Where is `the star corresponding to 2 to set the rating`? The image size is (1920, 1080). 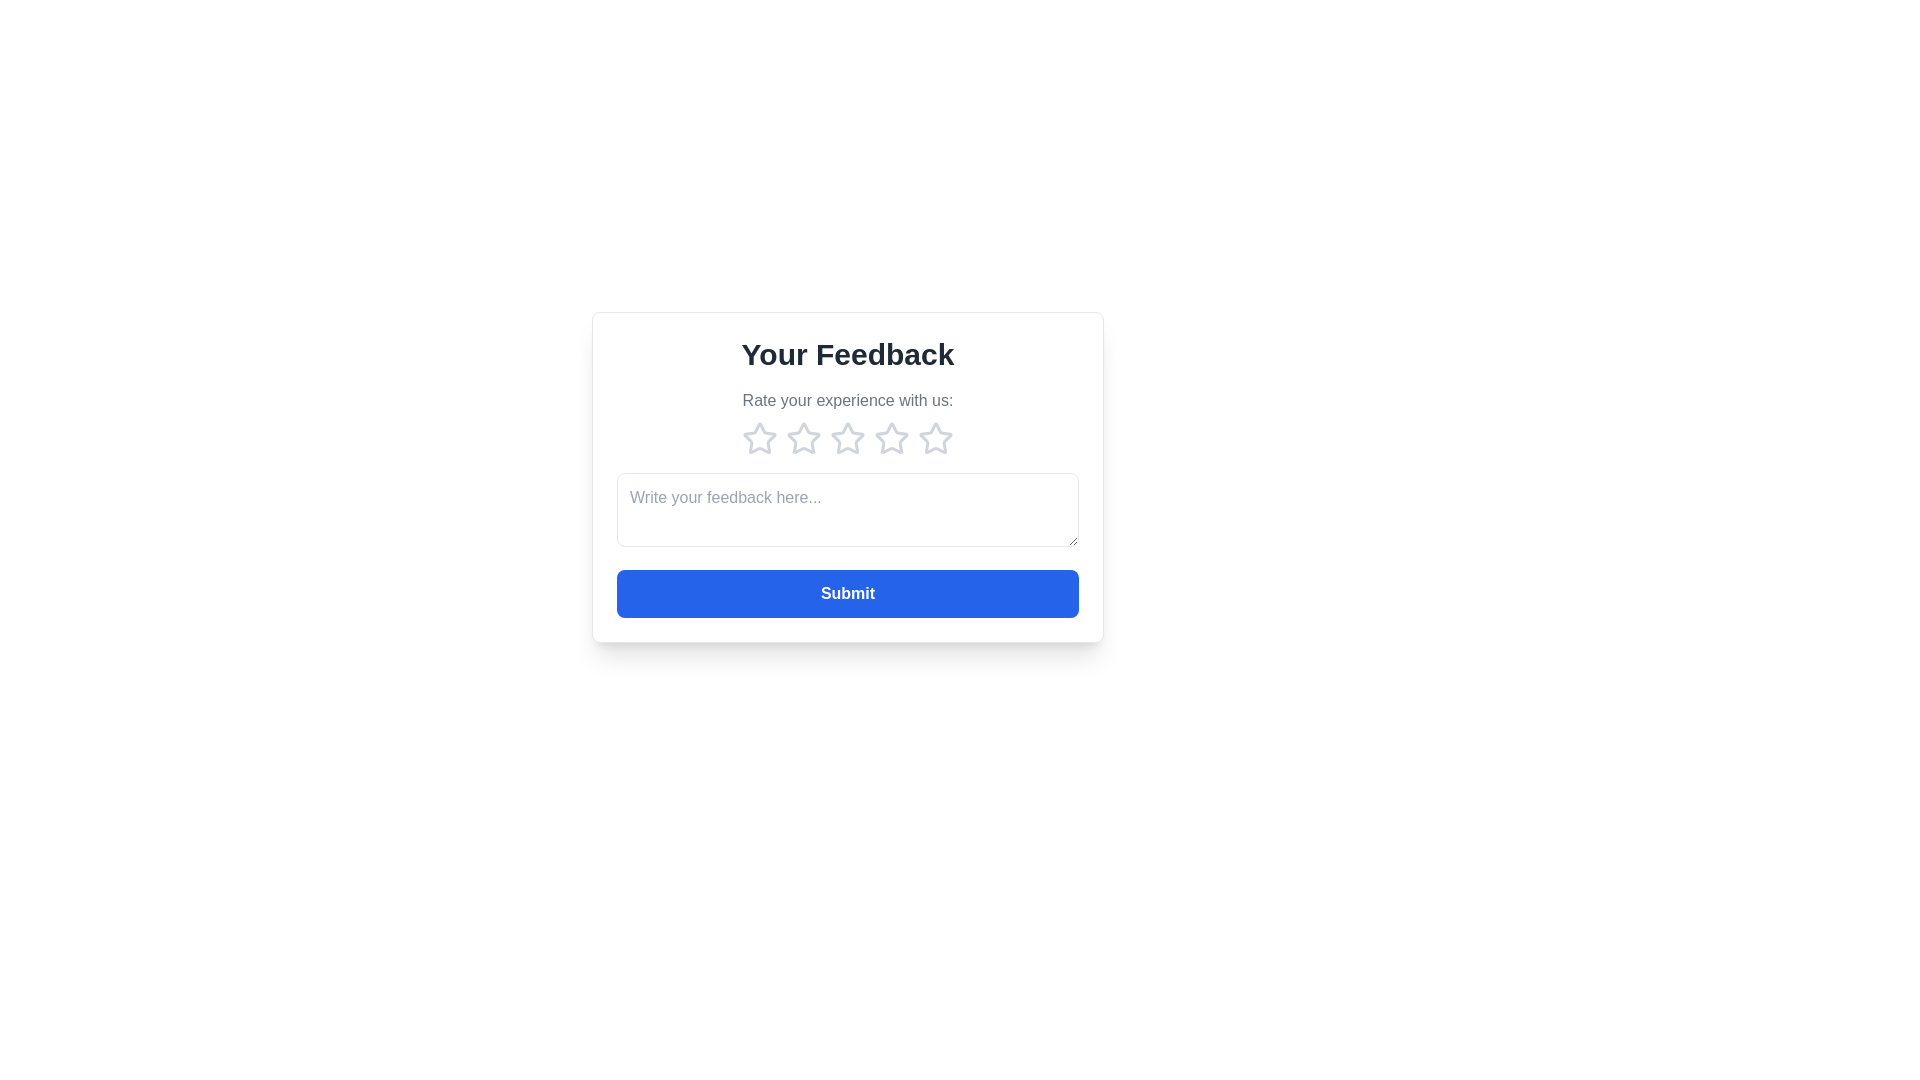 the star corresponding to 2 to set the rating is located at coordinates (804, 438).